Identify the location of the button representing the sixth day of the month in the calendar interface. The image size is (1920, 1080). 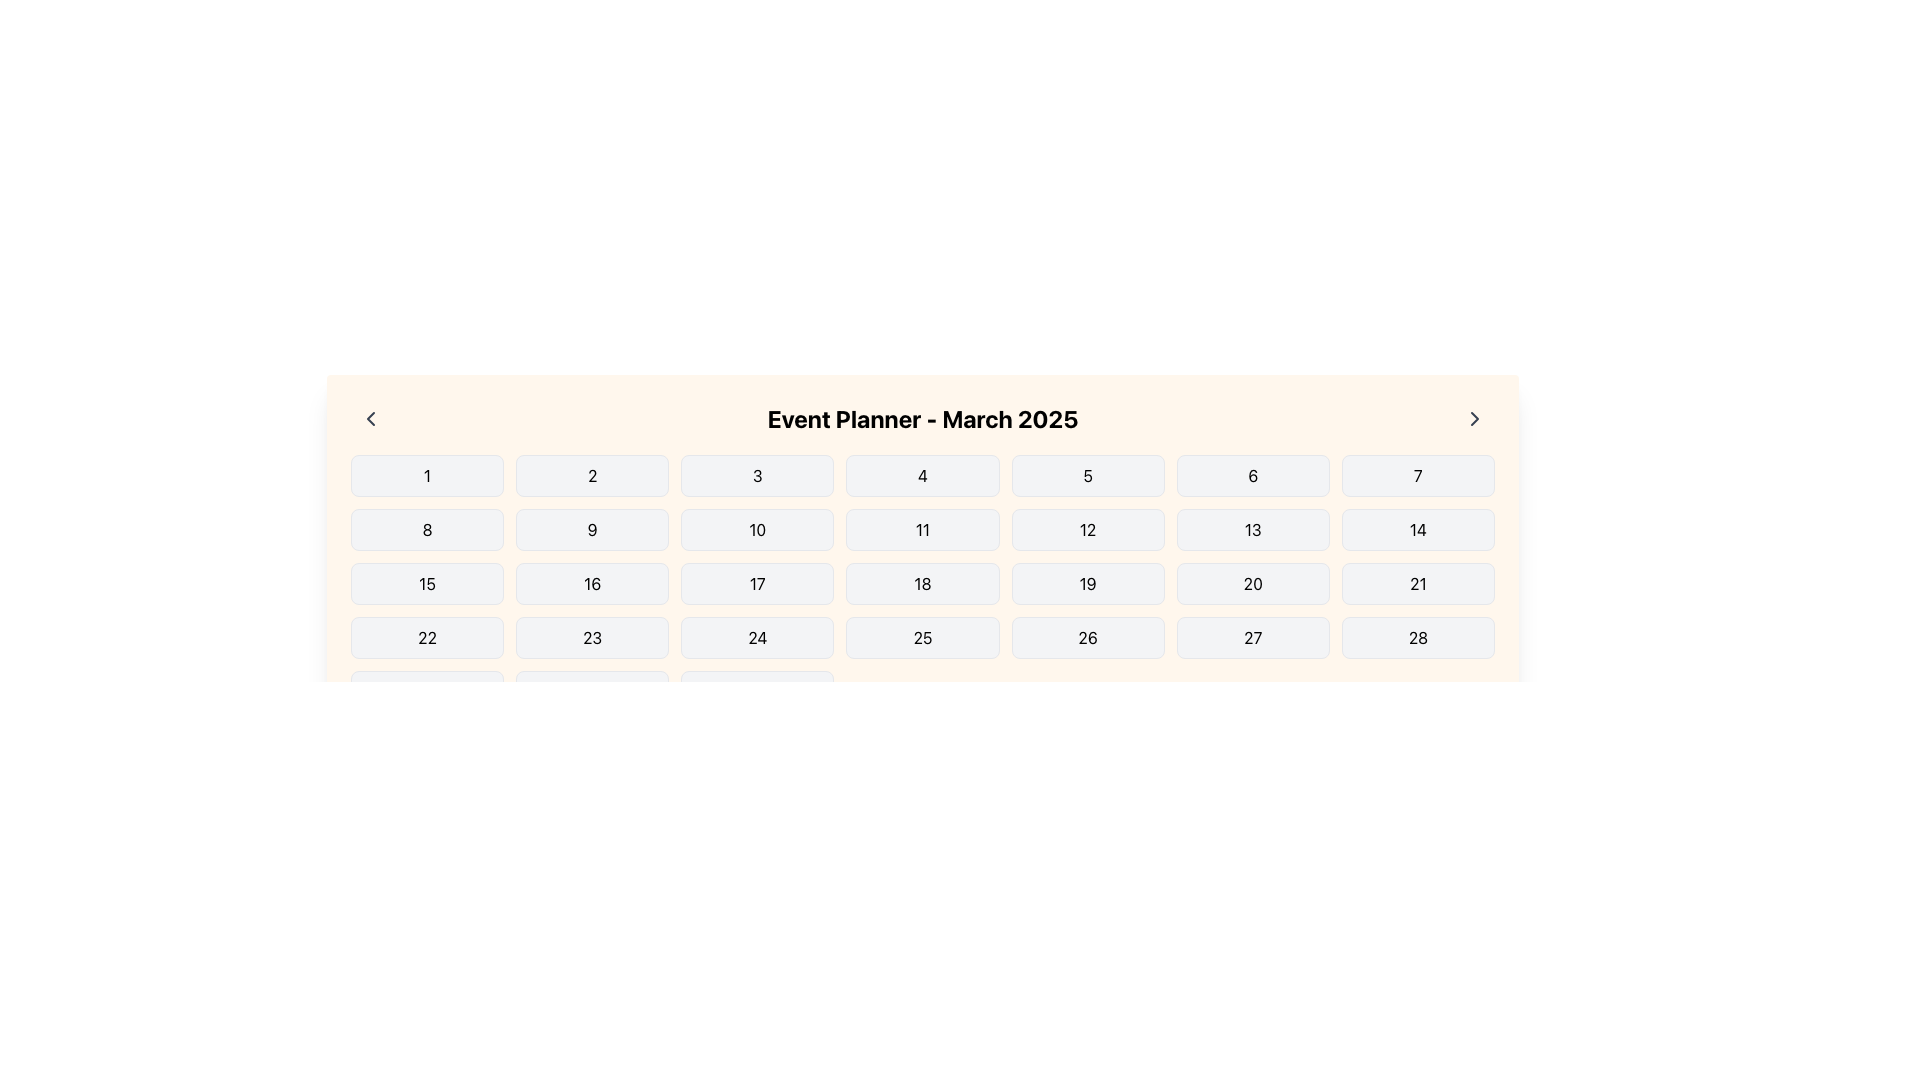
(1252, 475).